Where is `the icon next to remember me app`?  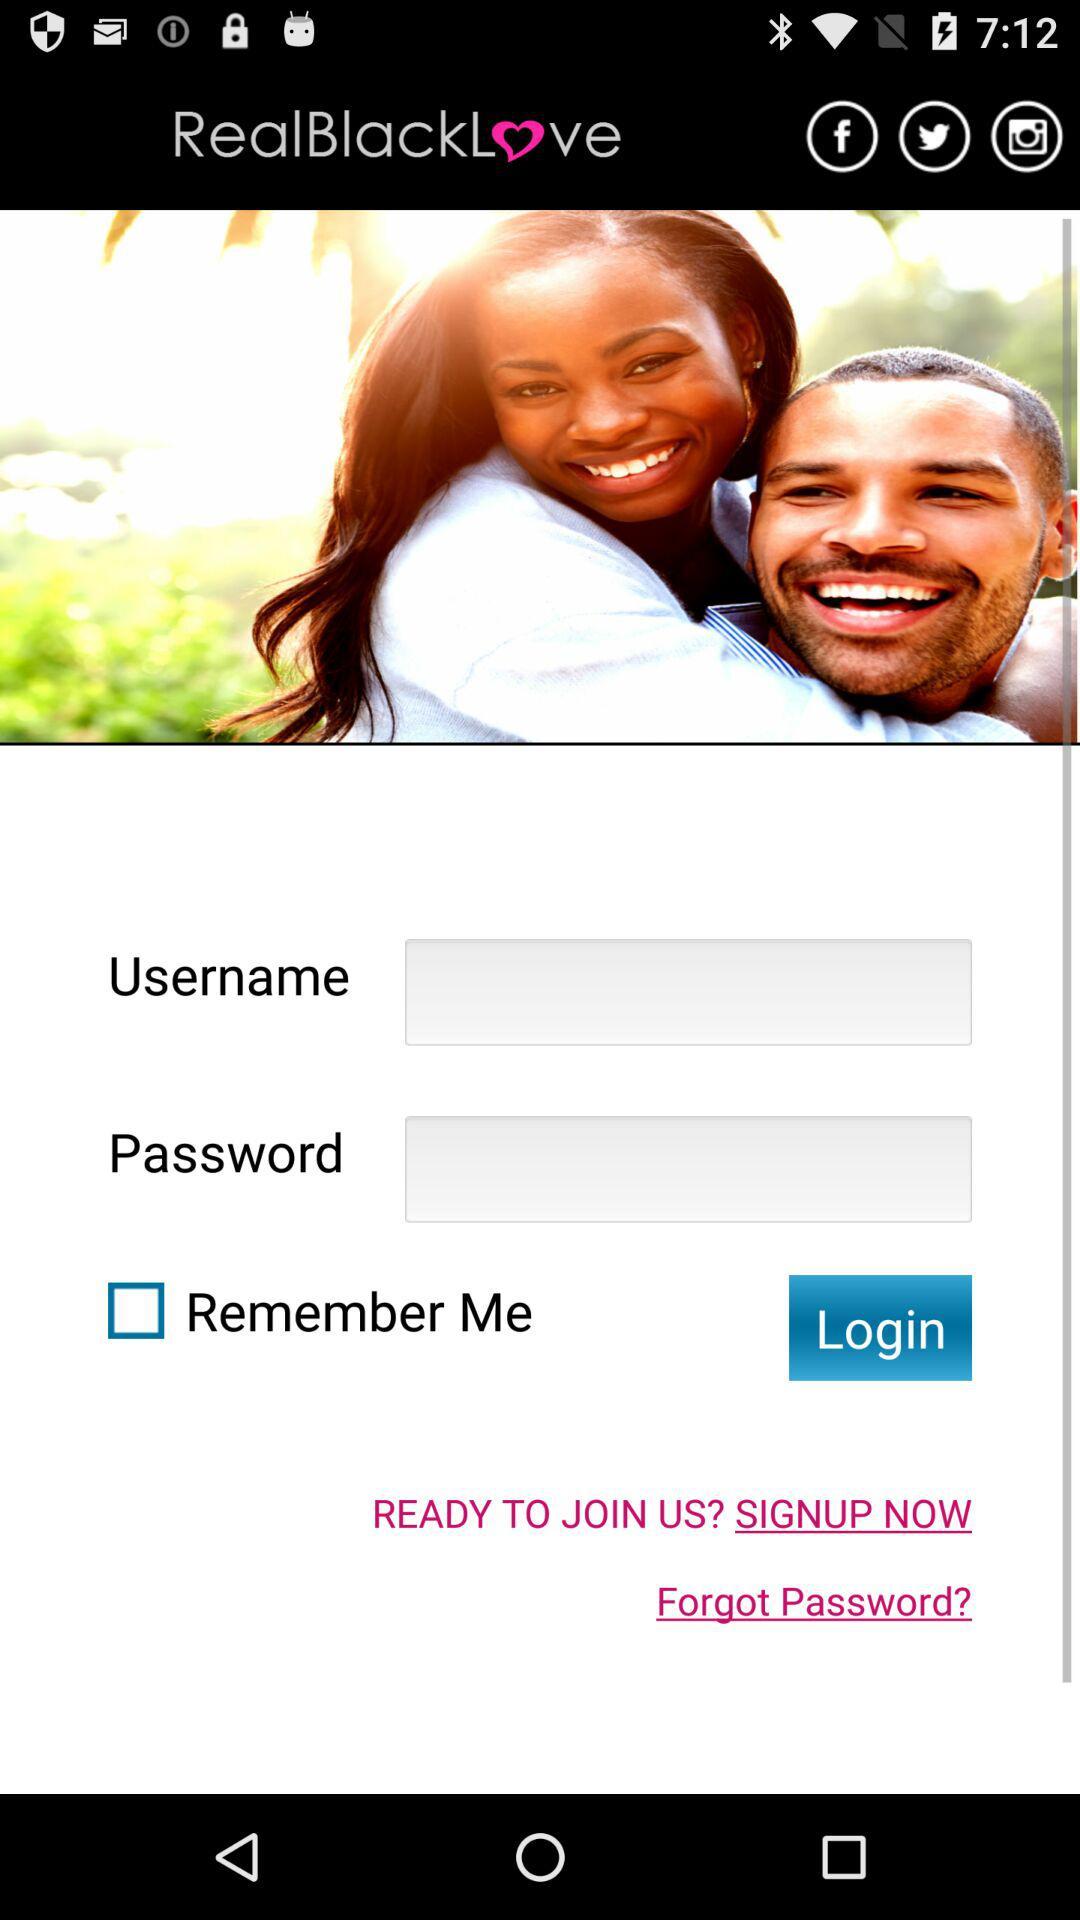 the icon next to remember me app is located at coordinates (879, 1327).